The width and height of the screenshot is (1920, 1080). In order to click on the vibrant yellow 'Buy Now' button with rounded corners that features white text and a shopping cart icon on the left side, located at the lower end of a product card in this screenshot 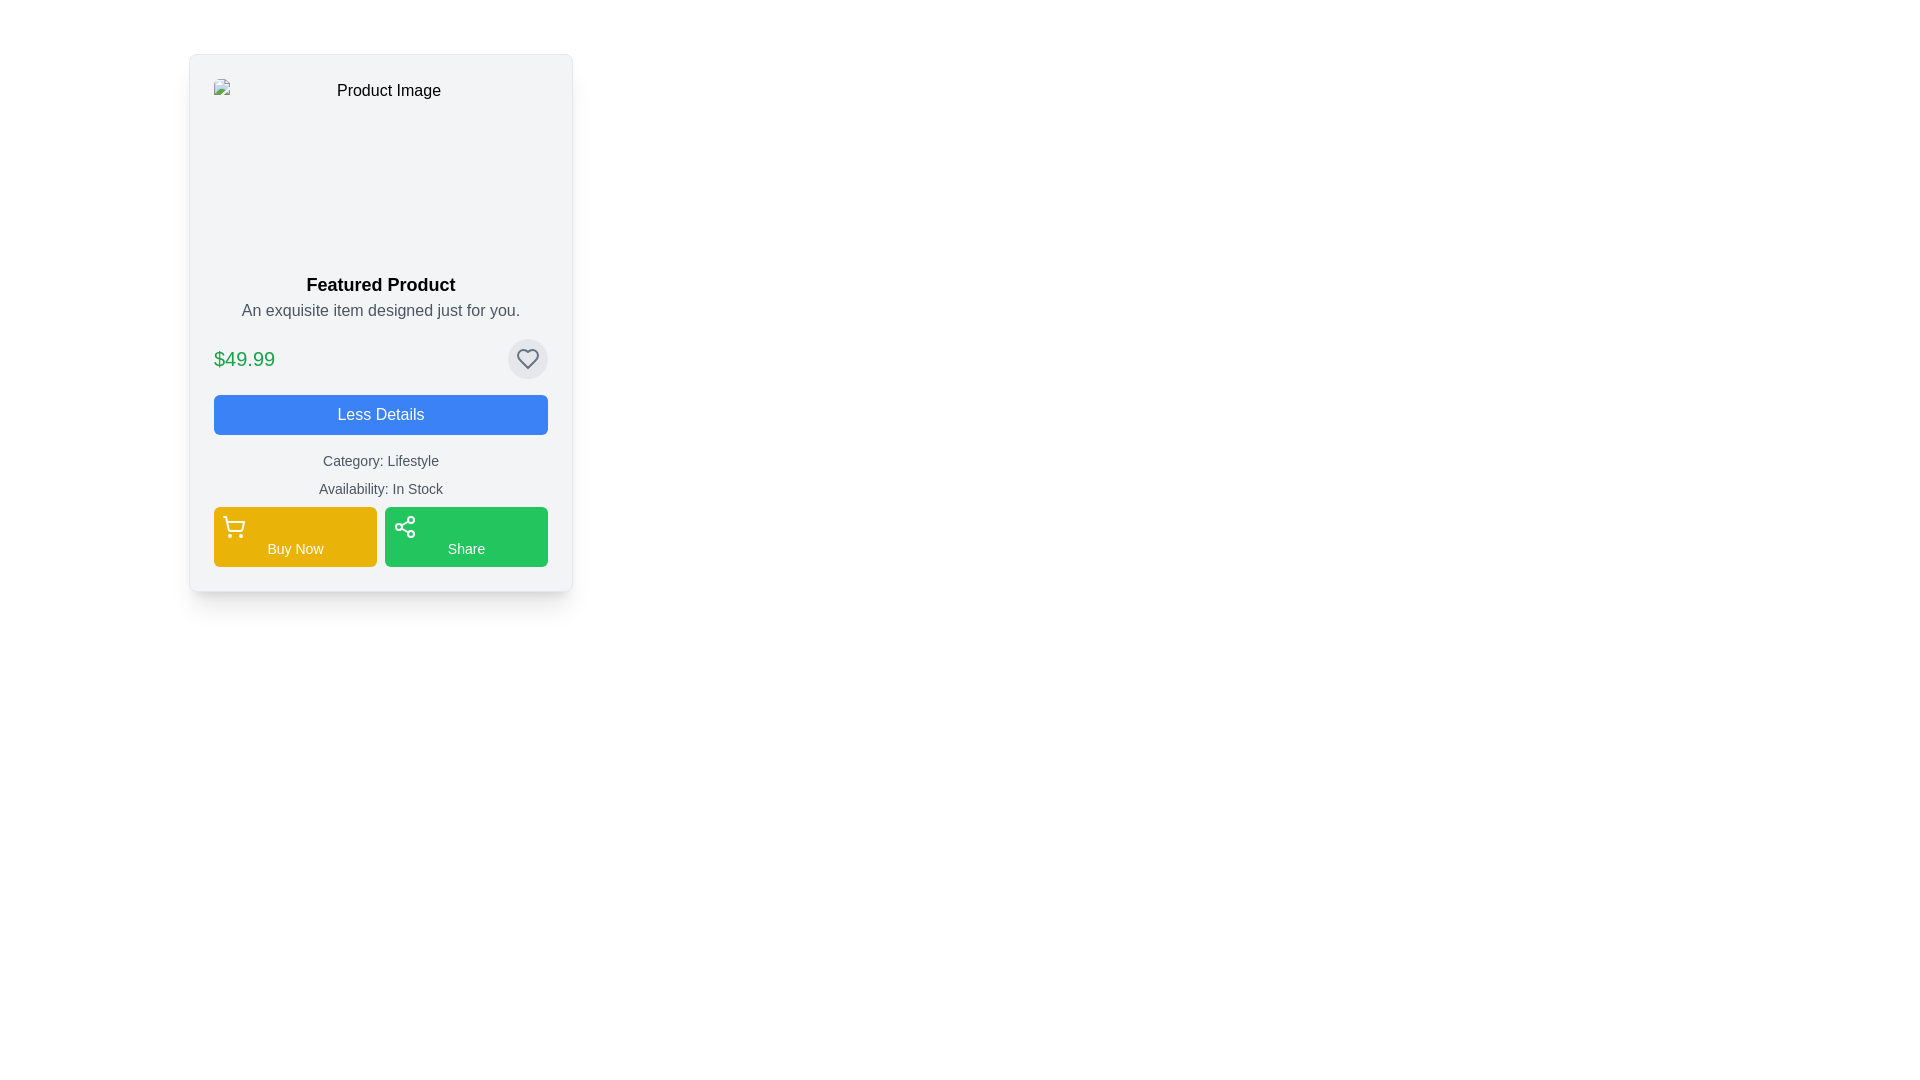, I will do `click(294, 535)`.